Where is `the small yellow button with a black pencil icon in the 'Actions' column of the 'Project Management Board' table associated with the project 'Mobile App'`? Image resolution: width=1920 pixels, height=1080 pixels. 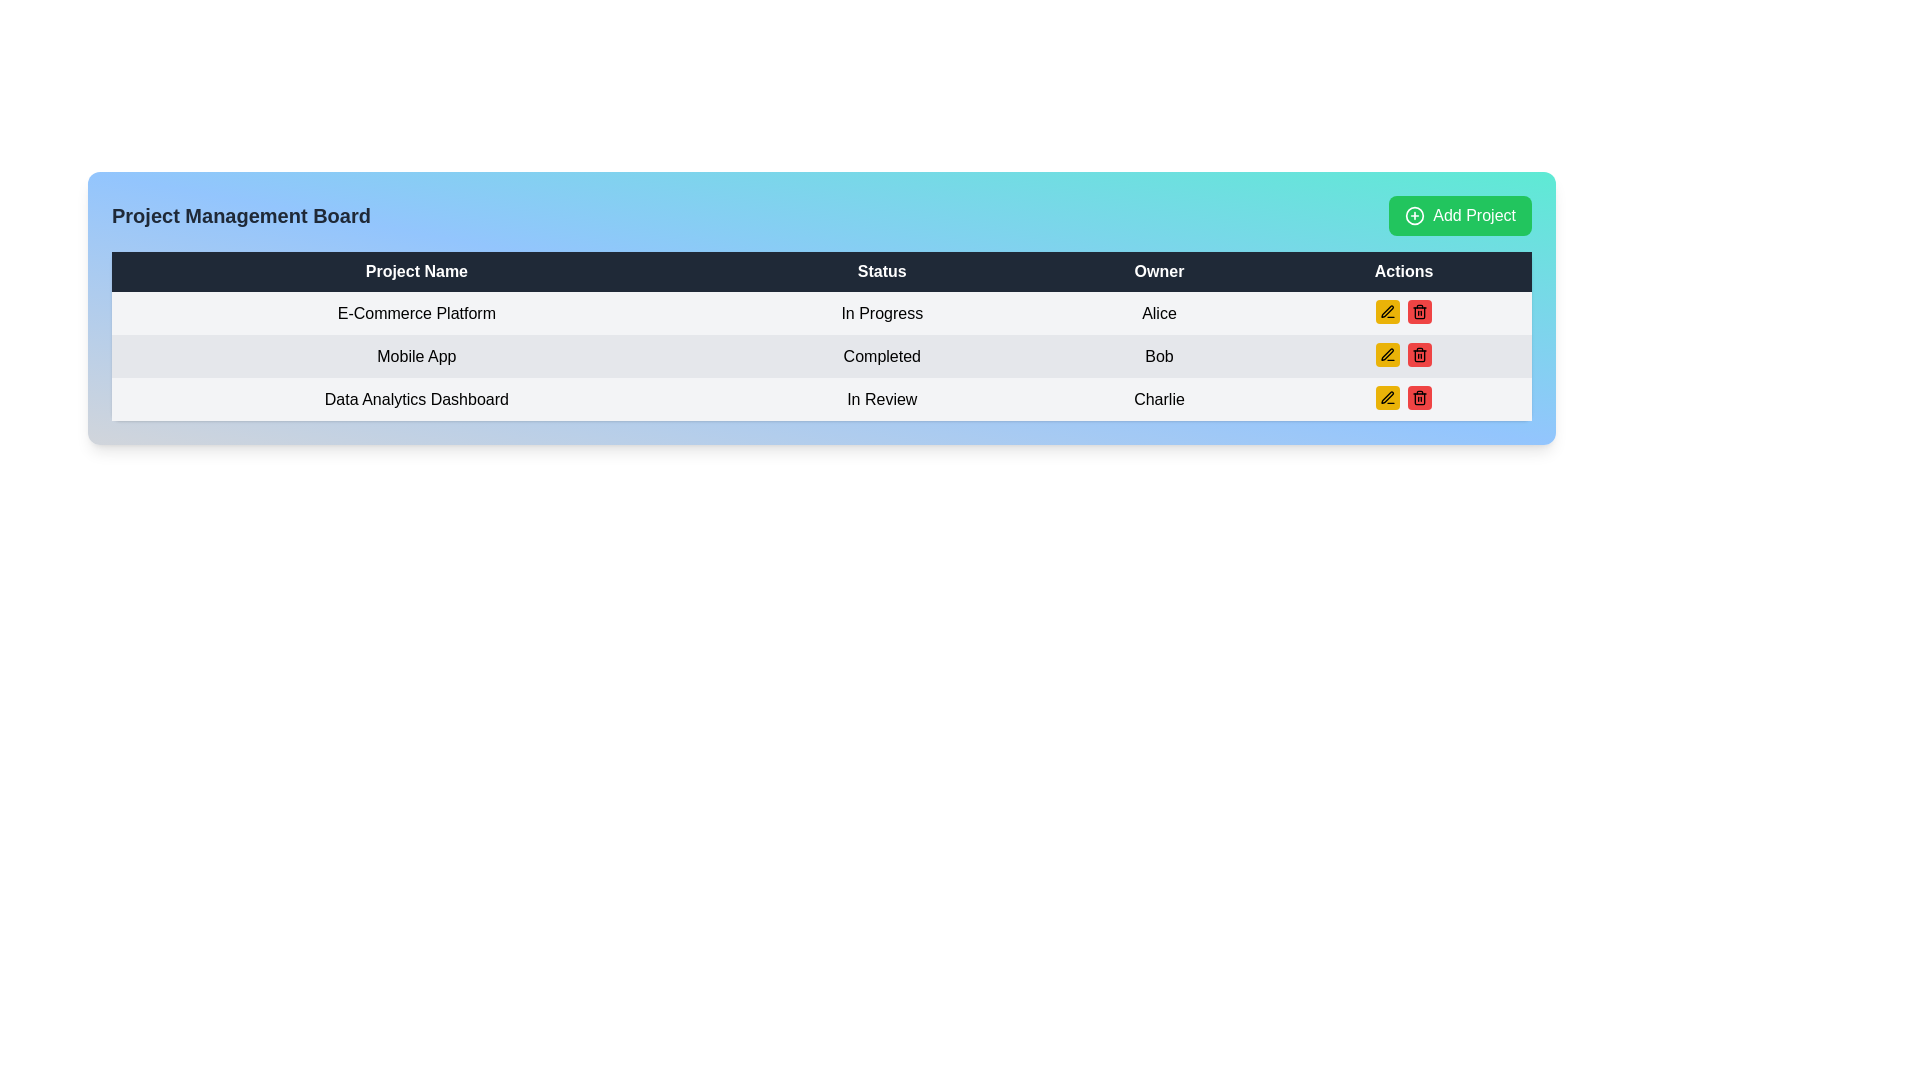
the small yellow button with a black pencil icon in the 'Actions' column of the 'Project Management Board' table associated with the project 'Mobile App' is located at coordinates (1386, 353).